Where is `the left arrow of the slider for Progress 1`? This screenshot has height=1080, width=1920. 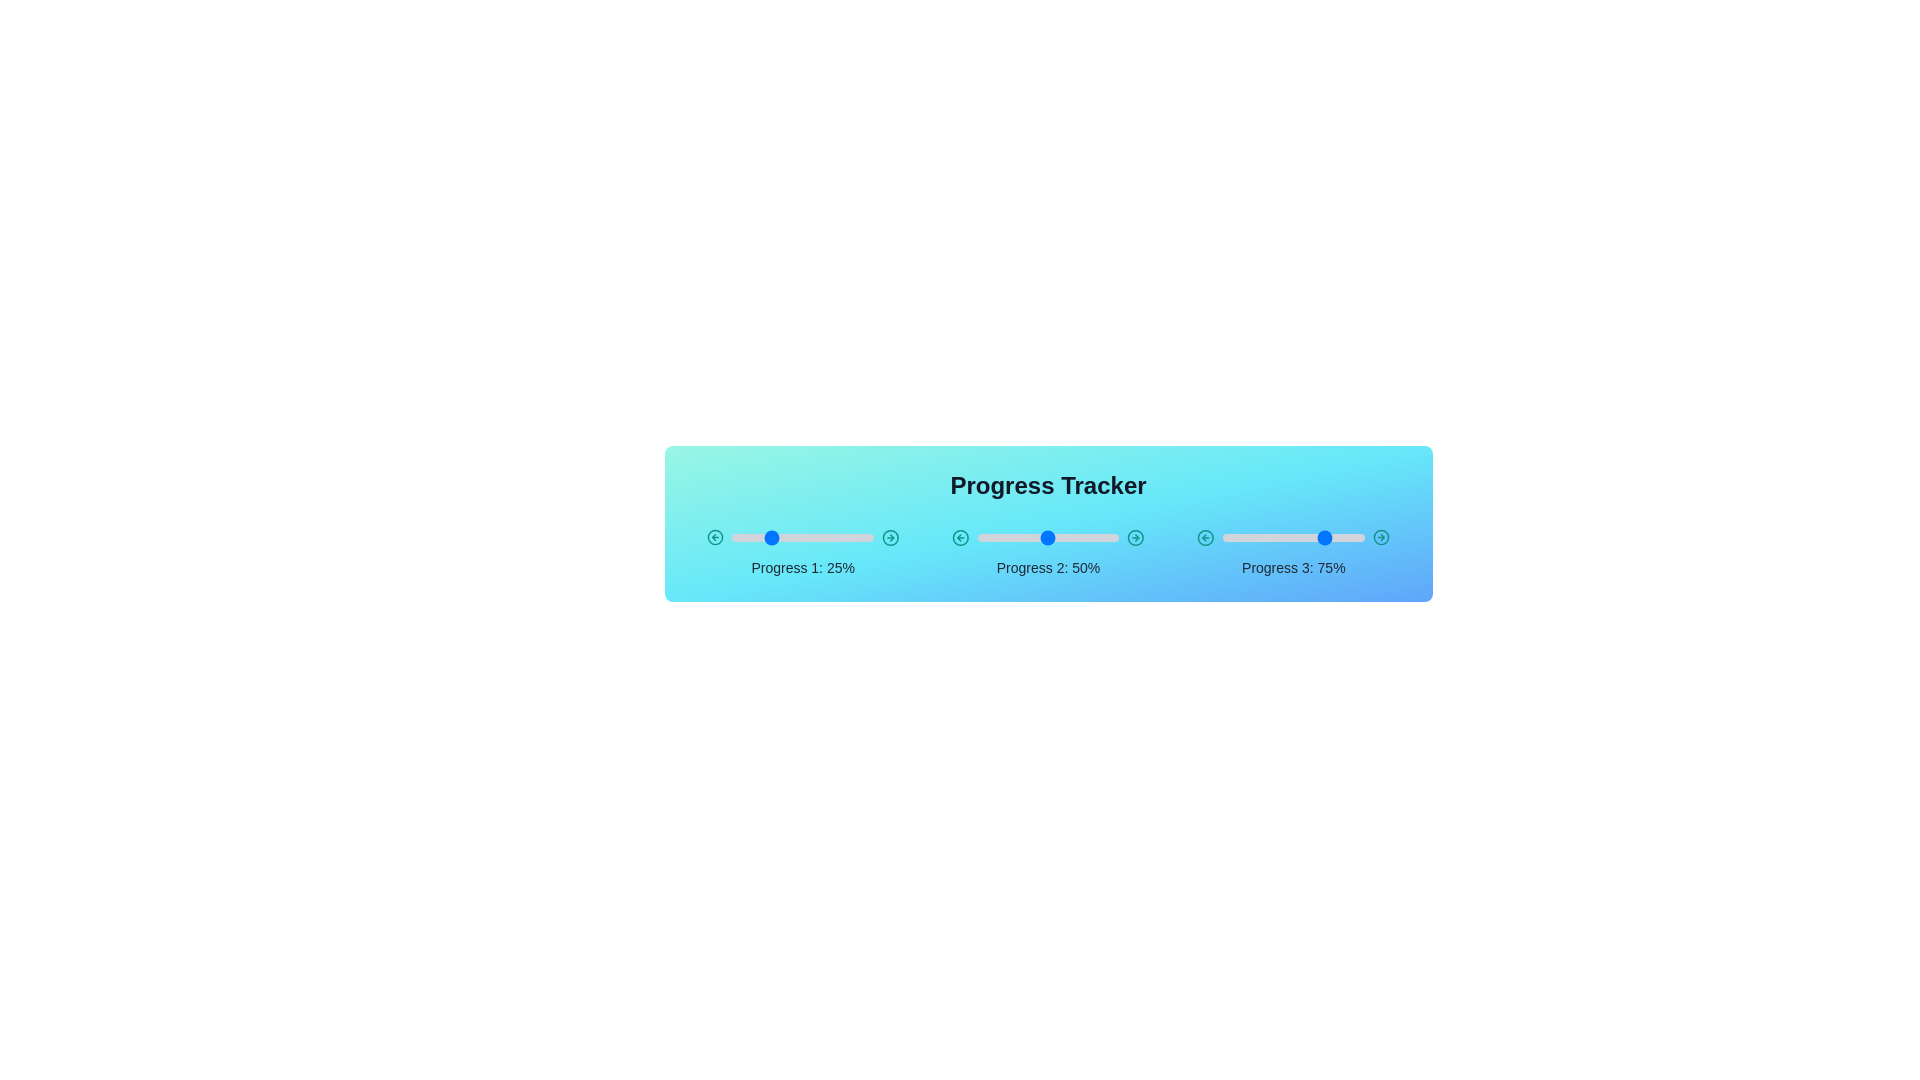 the left arrow of the slider for Progress 1 is located at coordinates (715, 536).